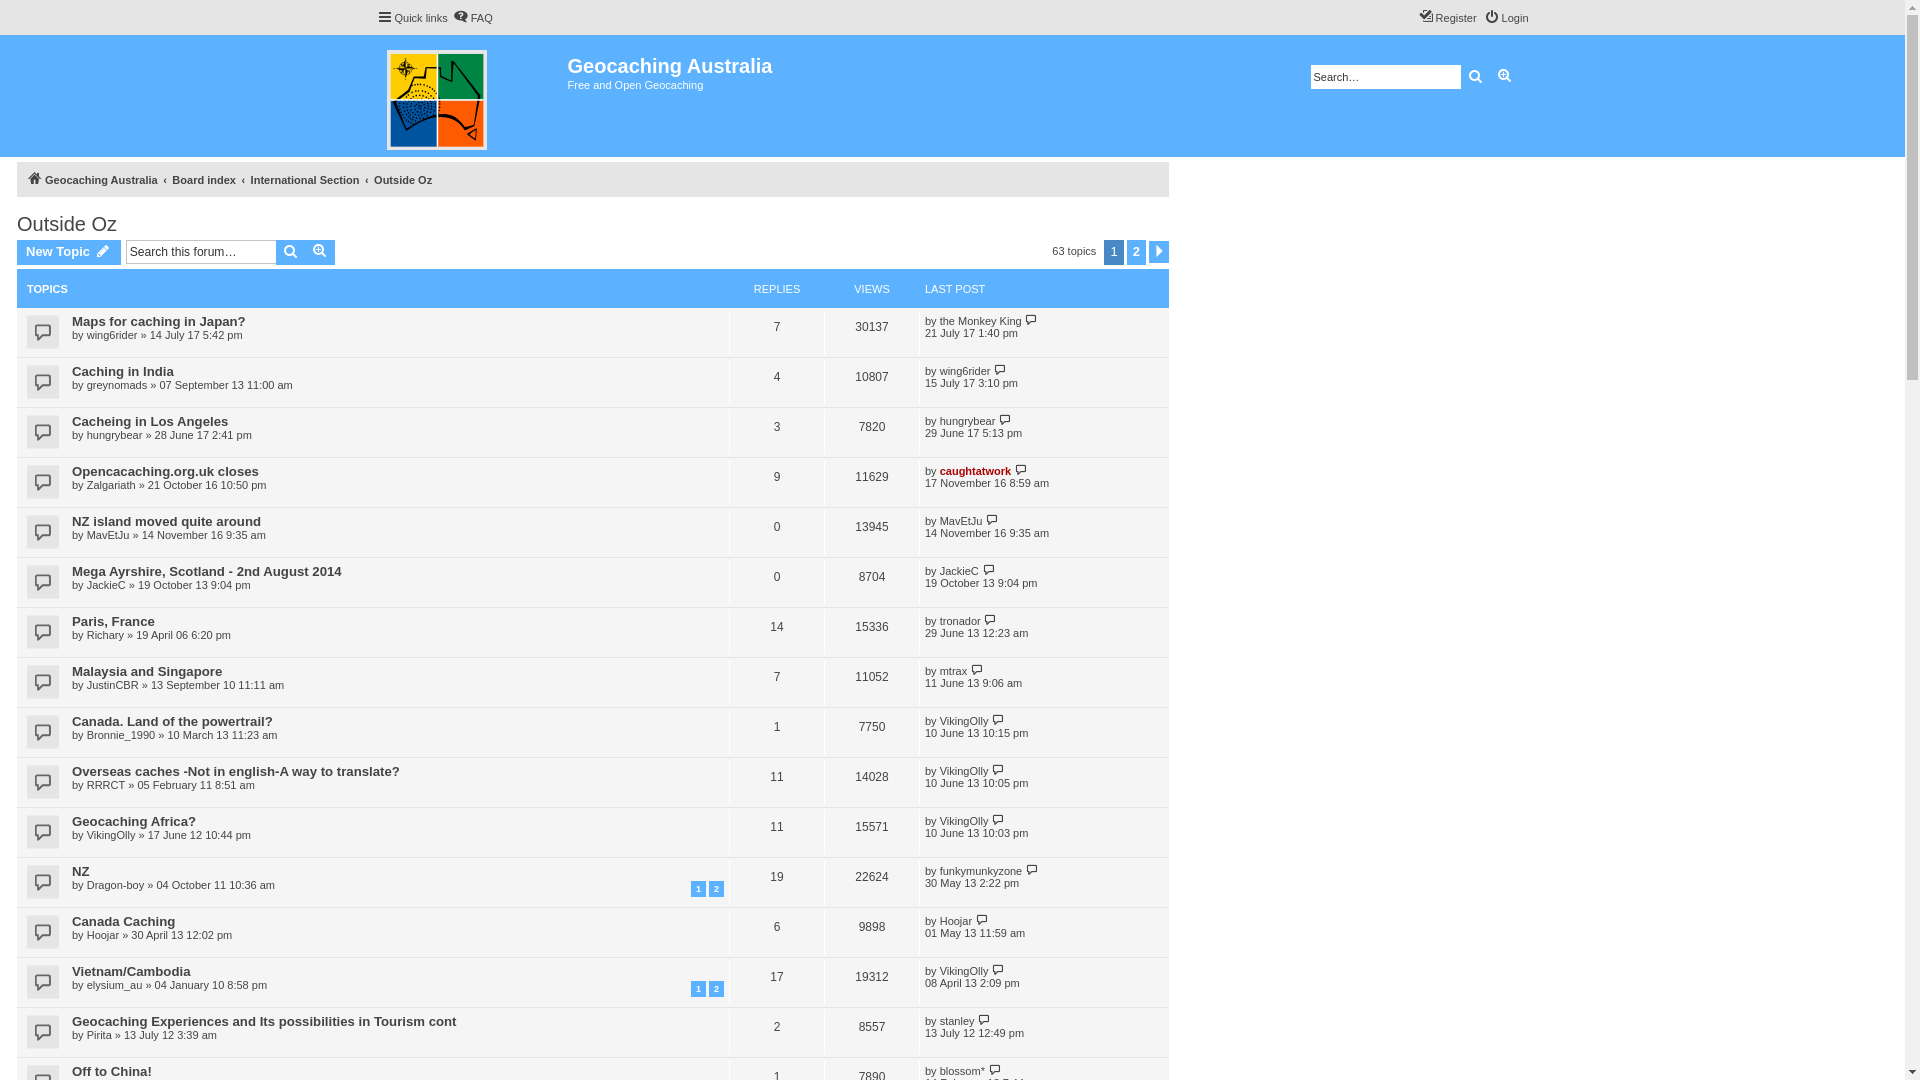 This screenshot has height=1080, width=1920. I want to click on 'NZ', so click(80, 870).